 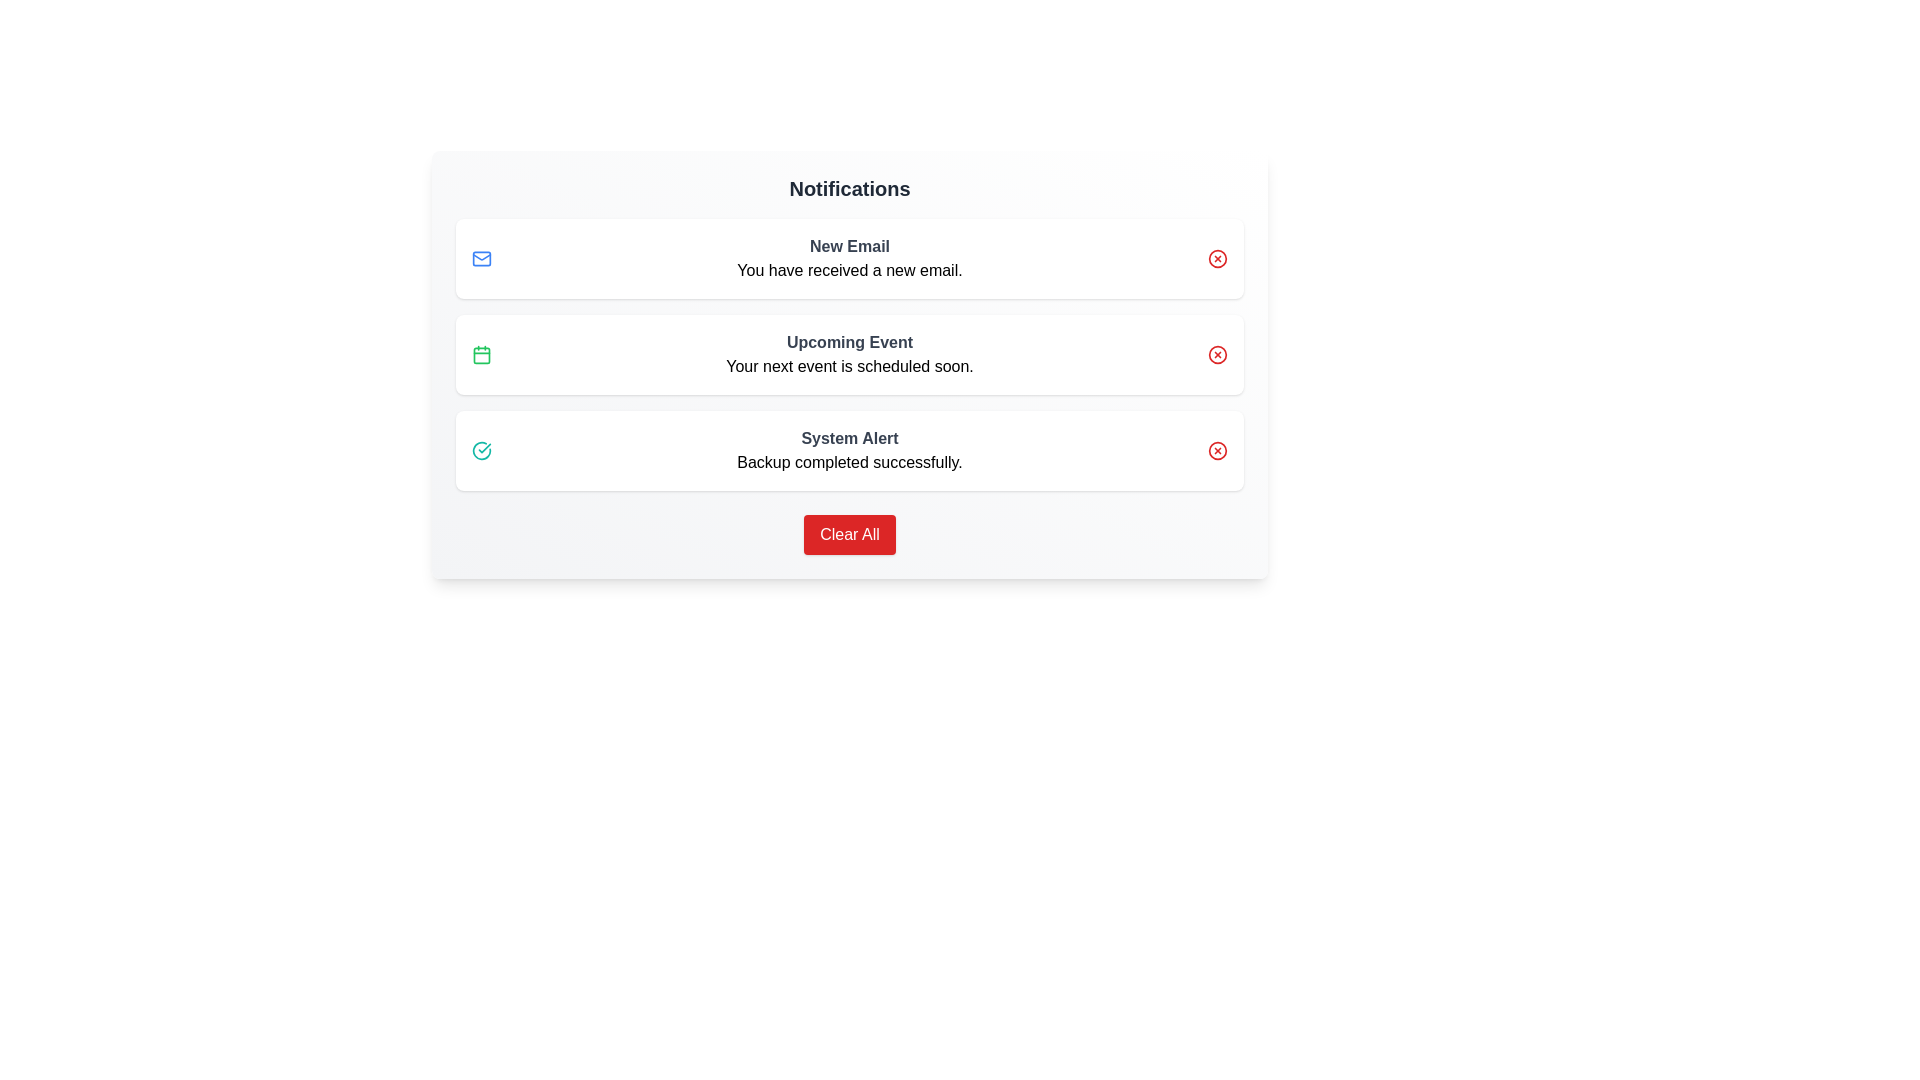 I want to click on the Text Label that serves as the headline for the notification entry, summarizing the nature of the notification, so click(x=849, y=245).